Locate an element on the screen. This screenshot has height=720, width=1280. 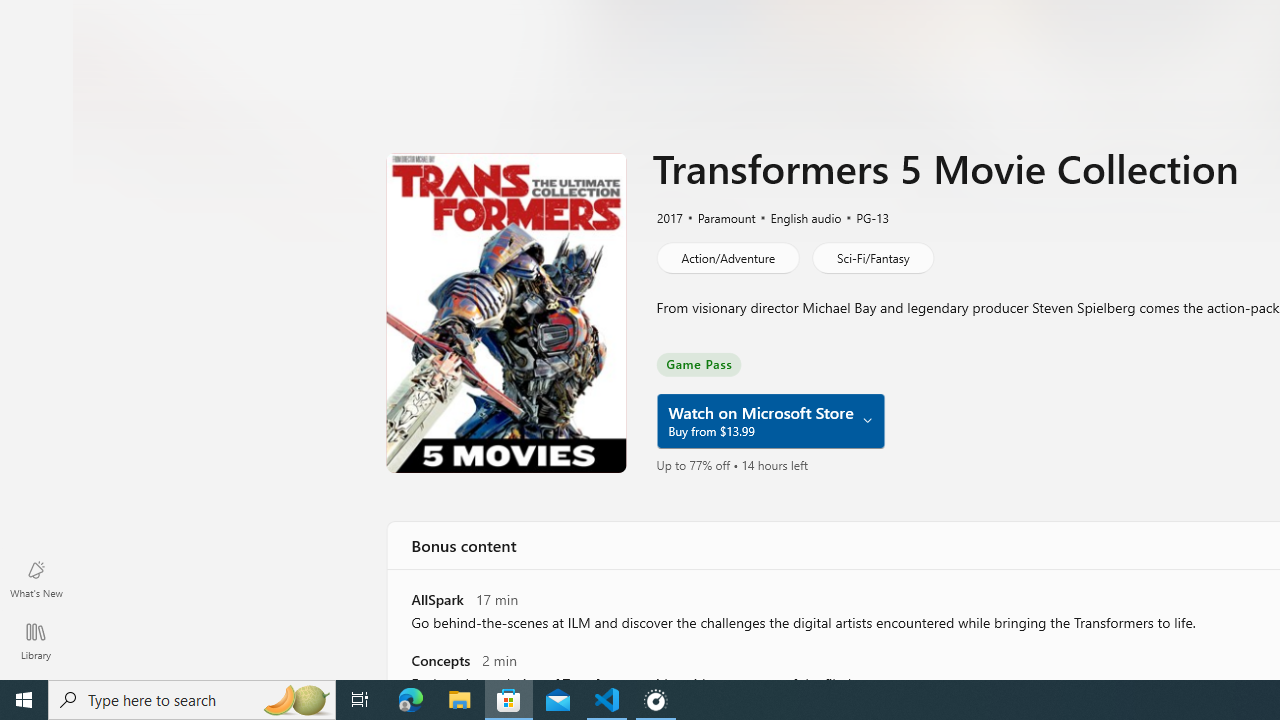
'What' is located at coordinates (35, 578).